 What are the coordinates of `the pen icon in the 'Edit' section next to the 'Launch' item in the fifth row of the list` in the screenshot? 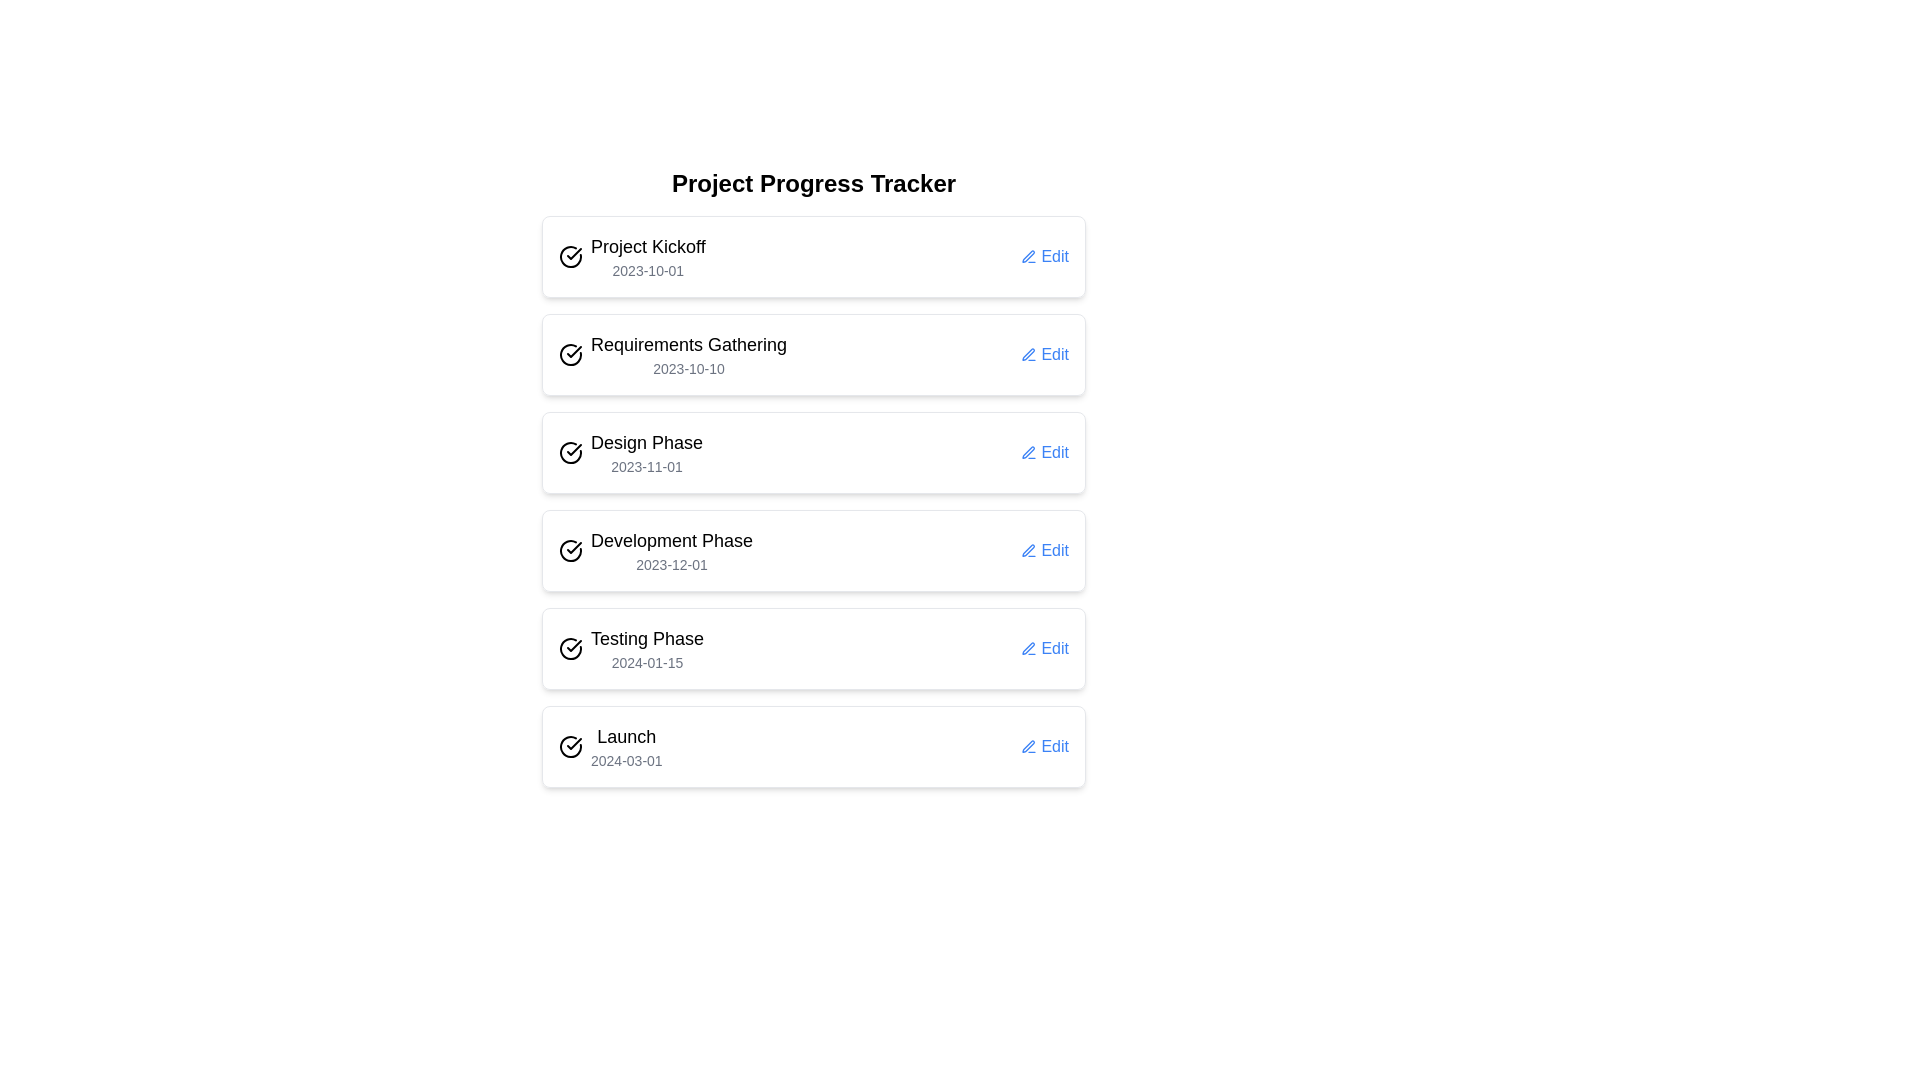 It's located at (1029, 746).